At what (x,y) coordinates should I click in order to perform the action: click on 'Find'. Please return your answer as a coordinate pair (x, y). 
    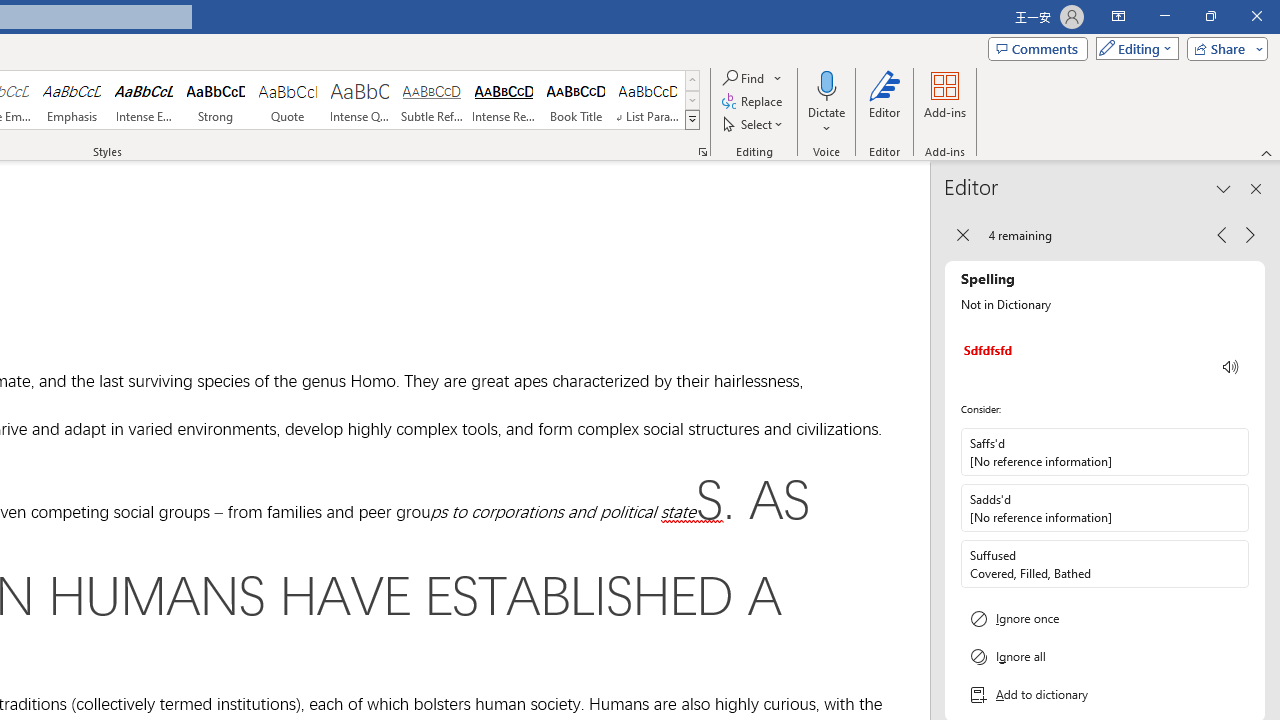
    Looking at the image, I should click on (752, 77).